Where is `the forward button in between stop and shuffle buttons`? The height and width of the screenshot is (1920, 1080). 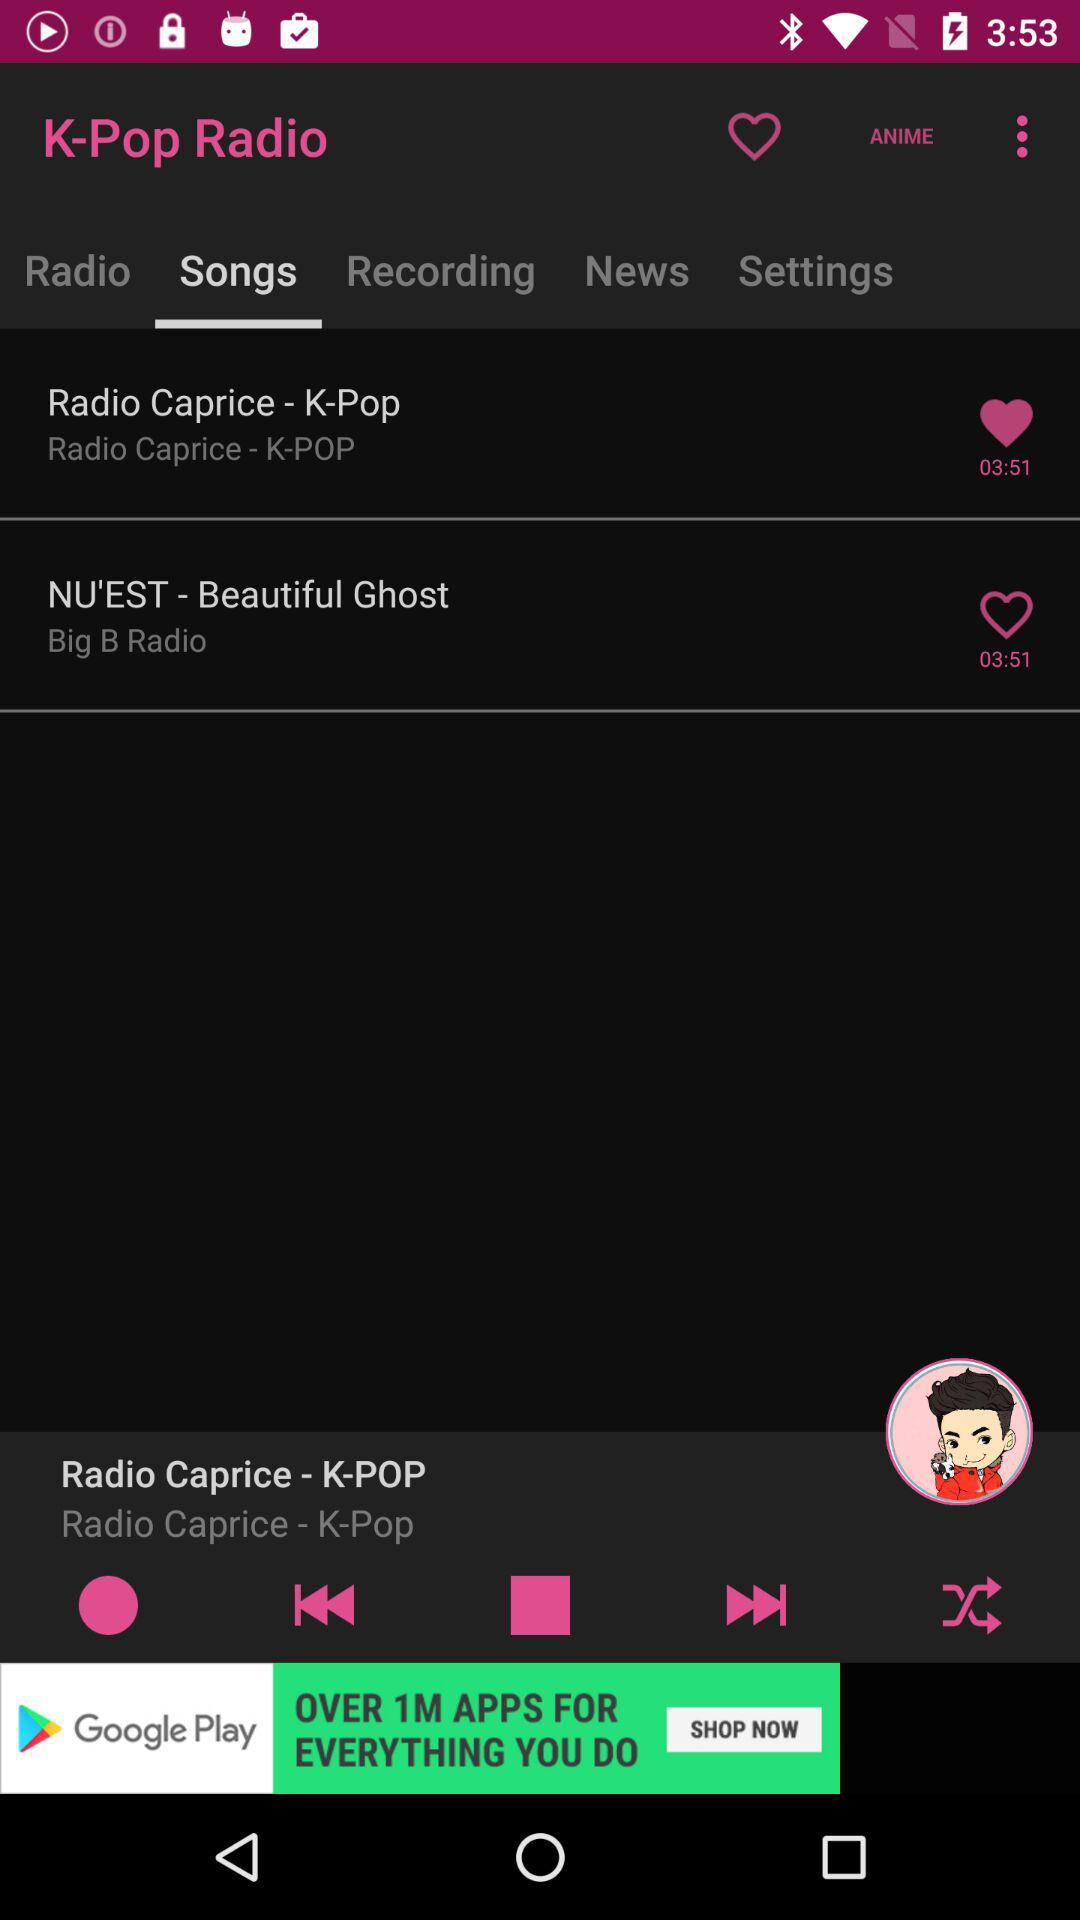
the forward button in between stop and shuffle buttons is located at coordinates (756, 1604).